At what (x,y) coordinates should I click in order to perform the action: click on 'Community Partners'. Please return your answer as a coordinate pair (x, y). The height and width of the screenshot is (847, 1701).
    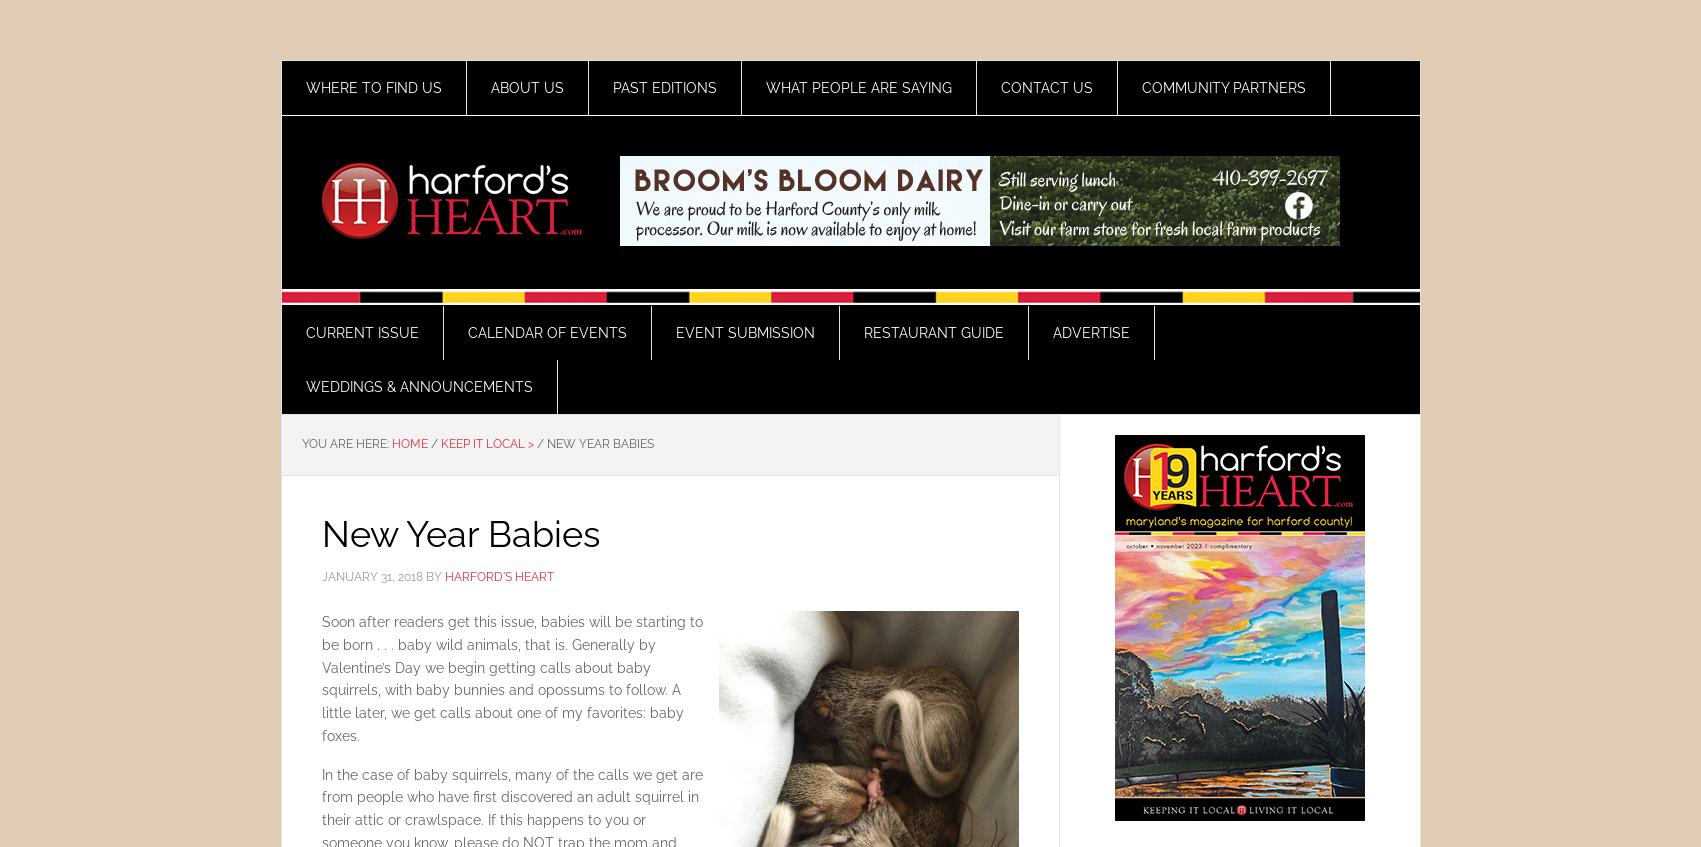
    Looking at the image, I should click on (1223, 88).